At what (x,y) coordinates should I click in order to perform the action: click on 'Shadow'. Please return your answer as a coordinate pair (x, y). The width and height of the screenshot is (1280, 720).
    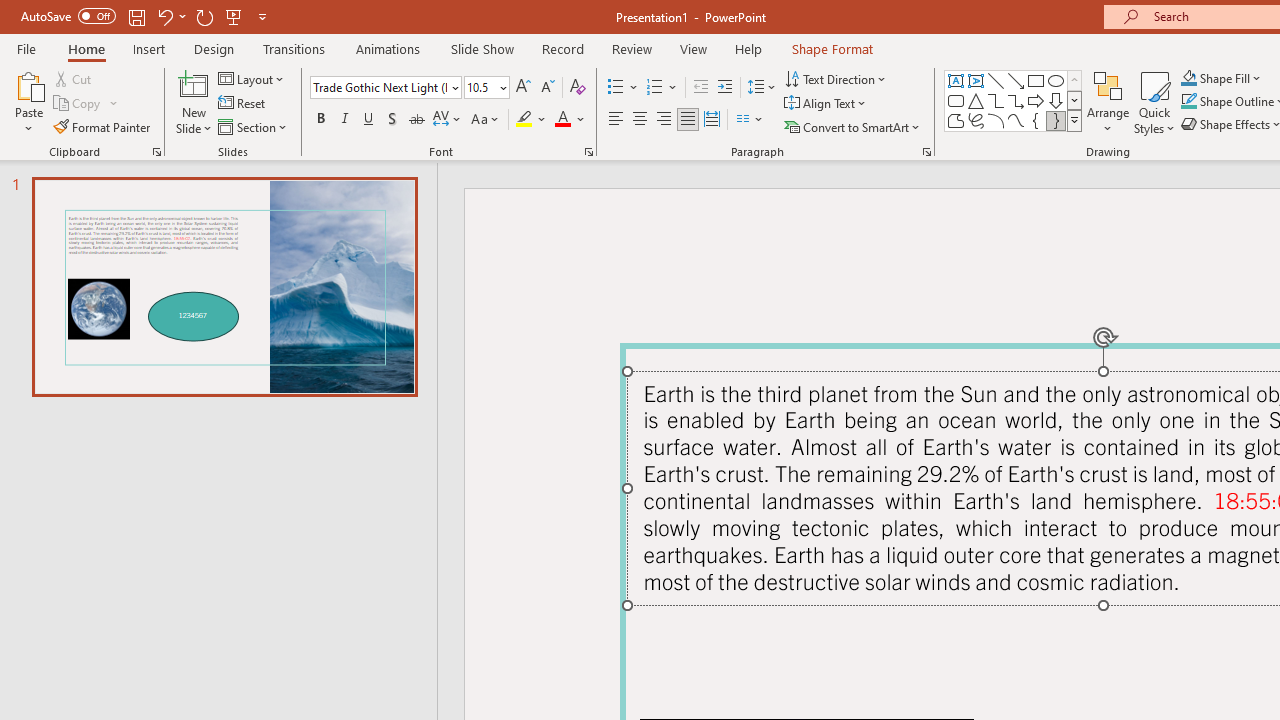
    Looking at the image, I should click on (392, 119).